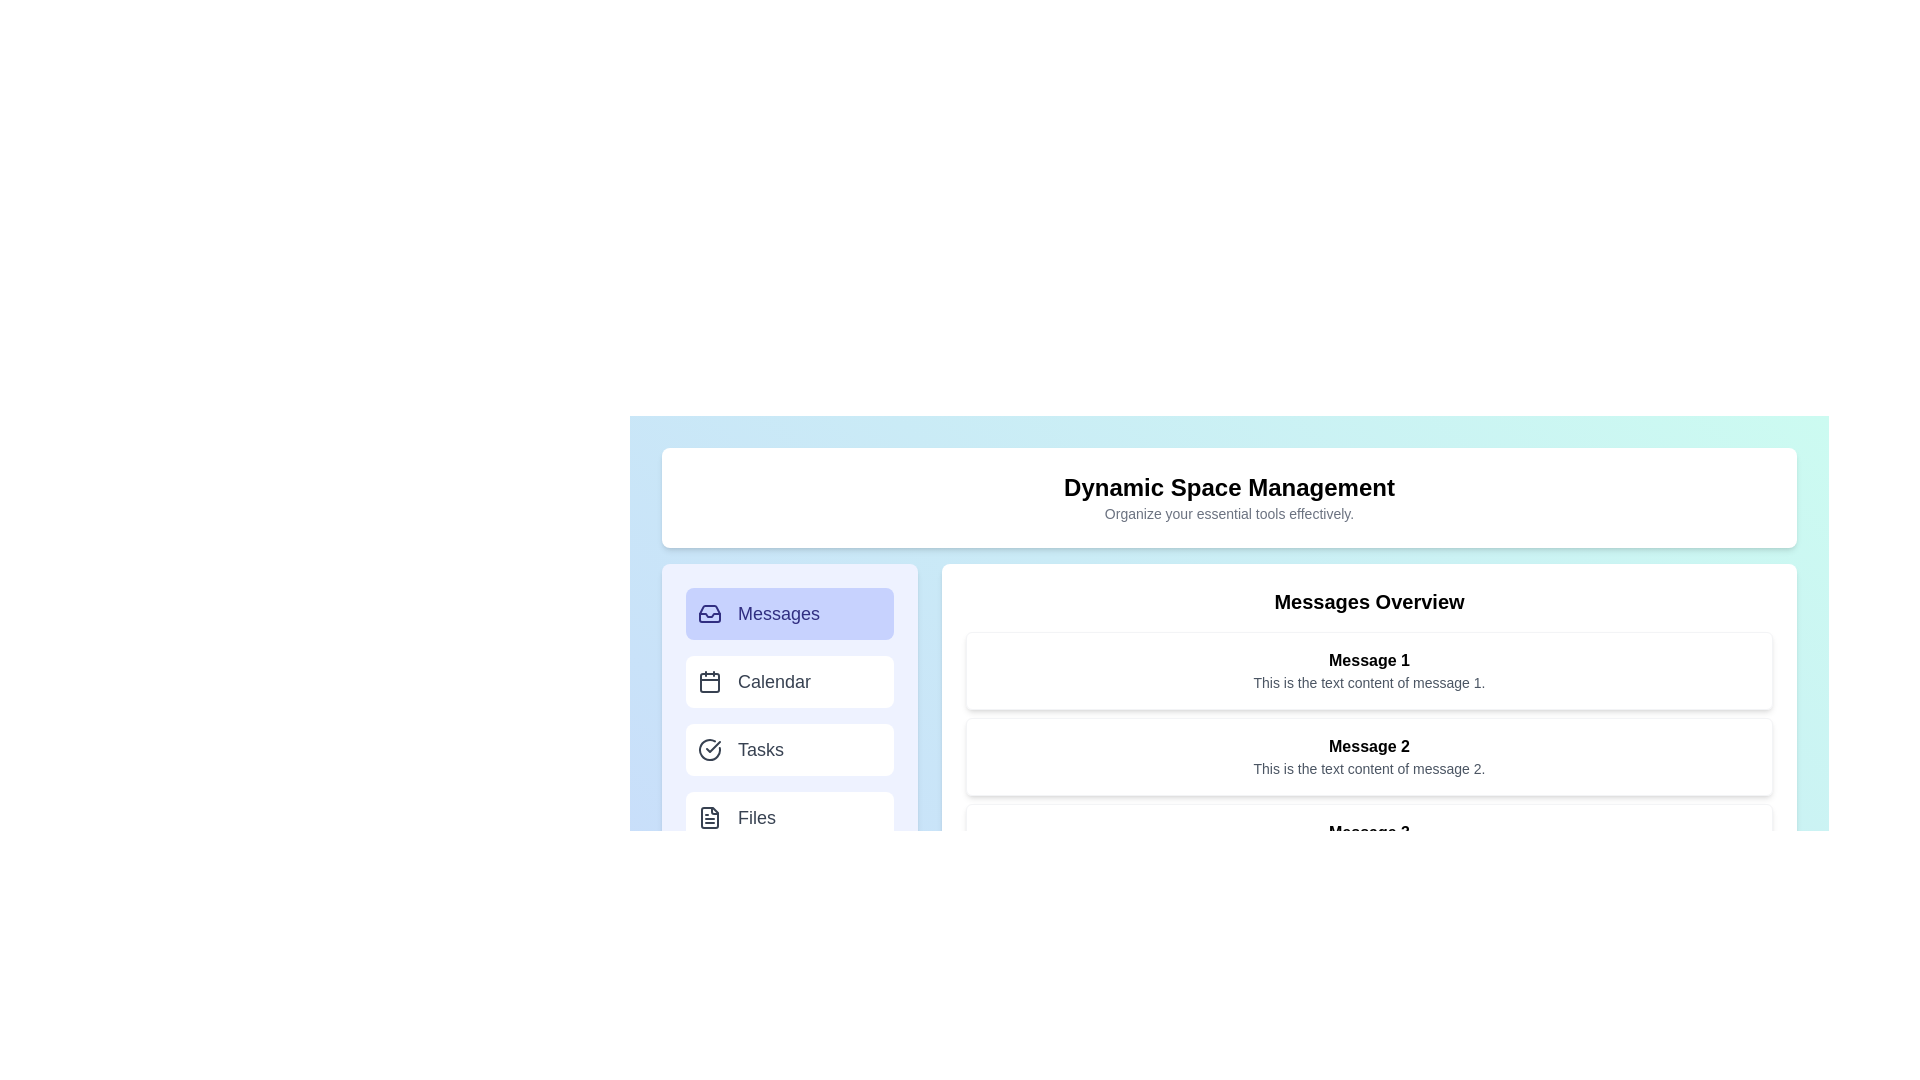 The image size is (1920, 1080). I want to click on the 'Files' navigation button located at the bottom of the sidebar list, following 'Messages', 'Calendar', and 'Tasks', so click(789, 817).